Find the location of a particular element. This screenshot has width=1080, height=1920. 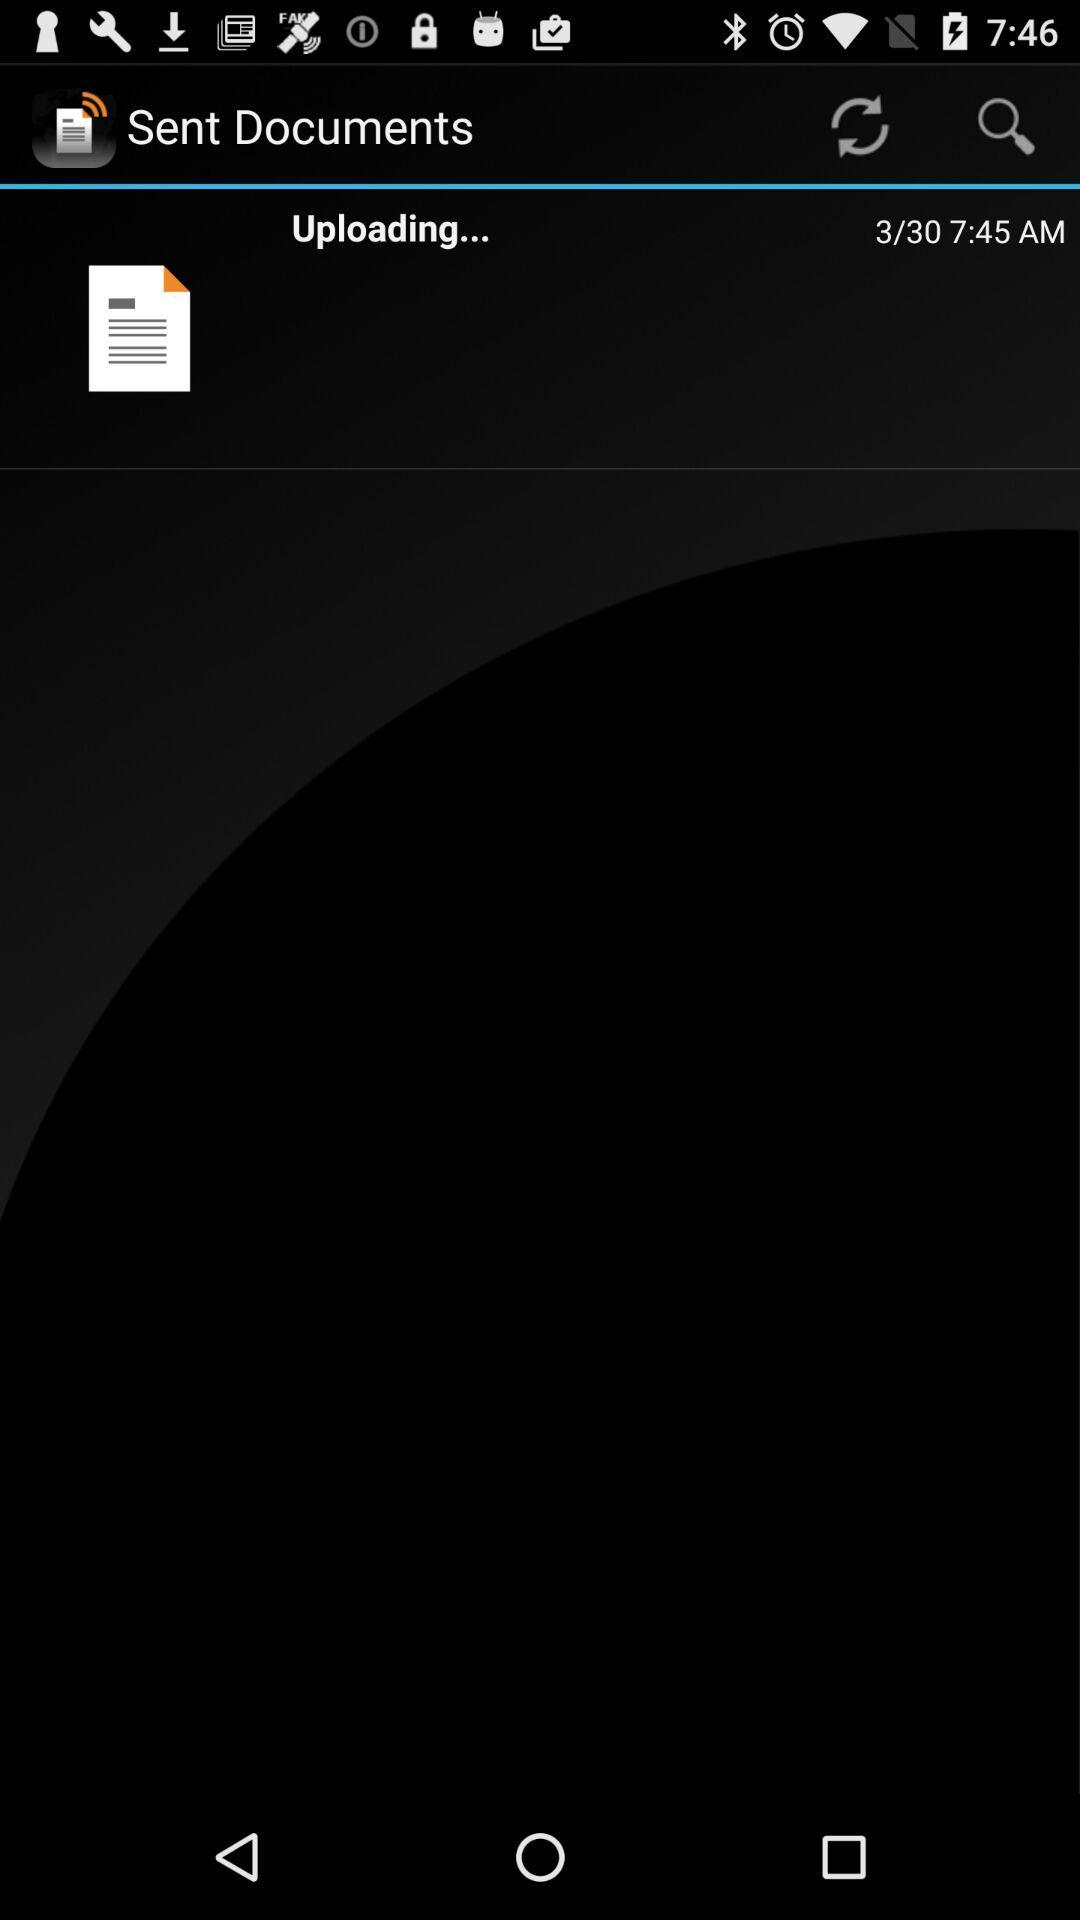

the item to the left of 3 30 7 app is located at coordinates (583, 227).